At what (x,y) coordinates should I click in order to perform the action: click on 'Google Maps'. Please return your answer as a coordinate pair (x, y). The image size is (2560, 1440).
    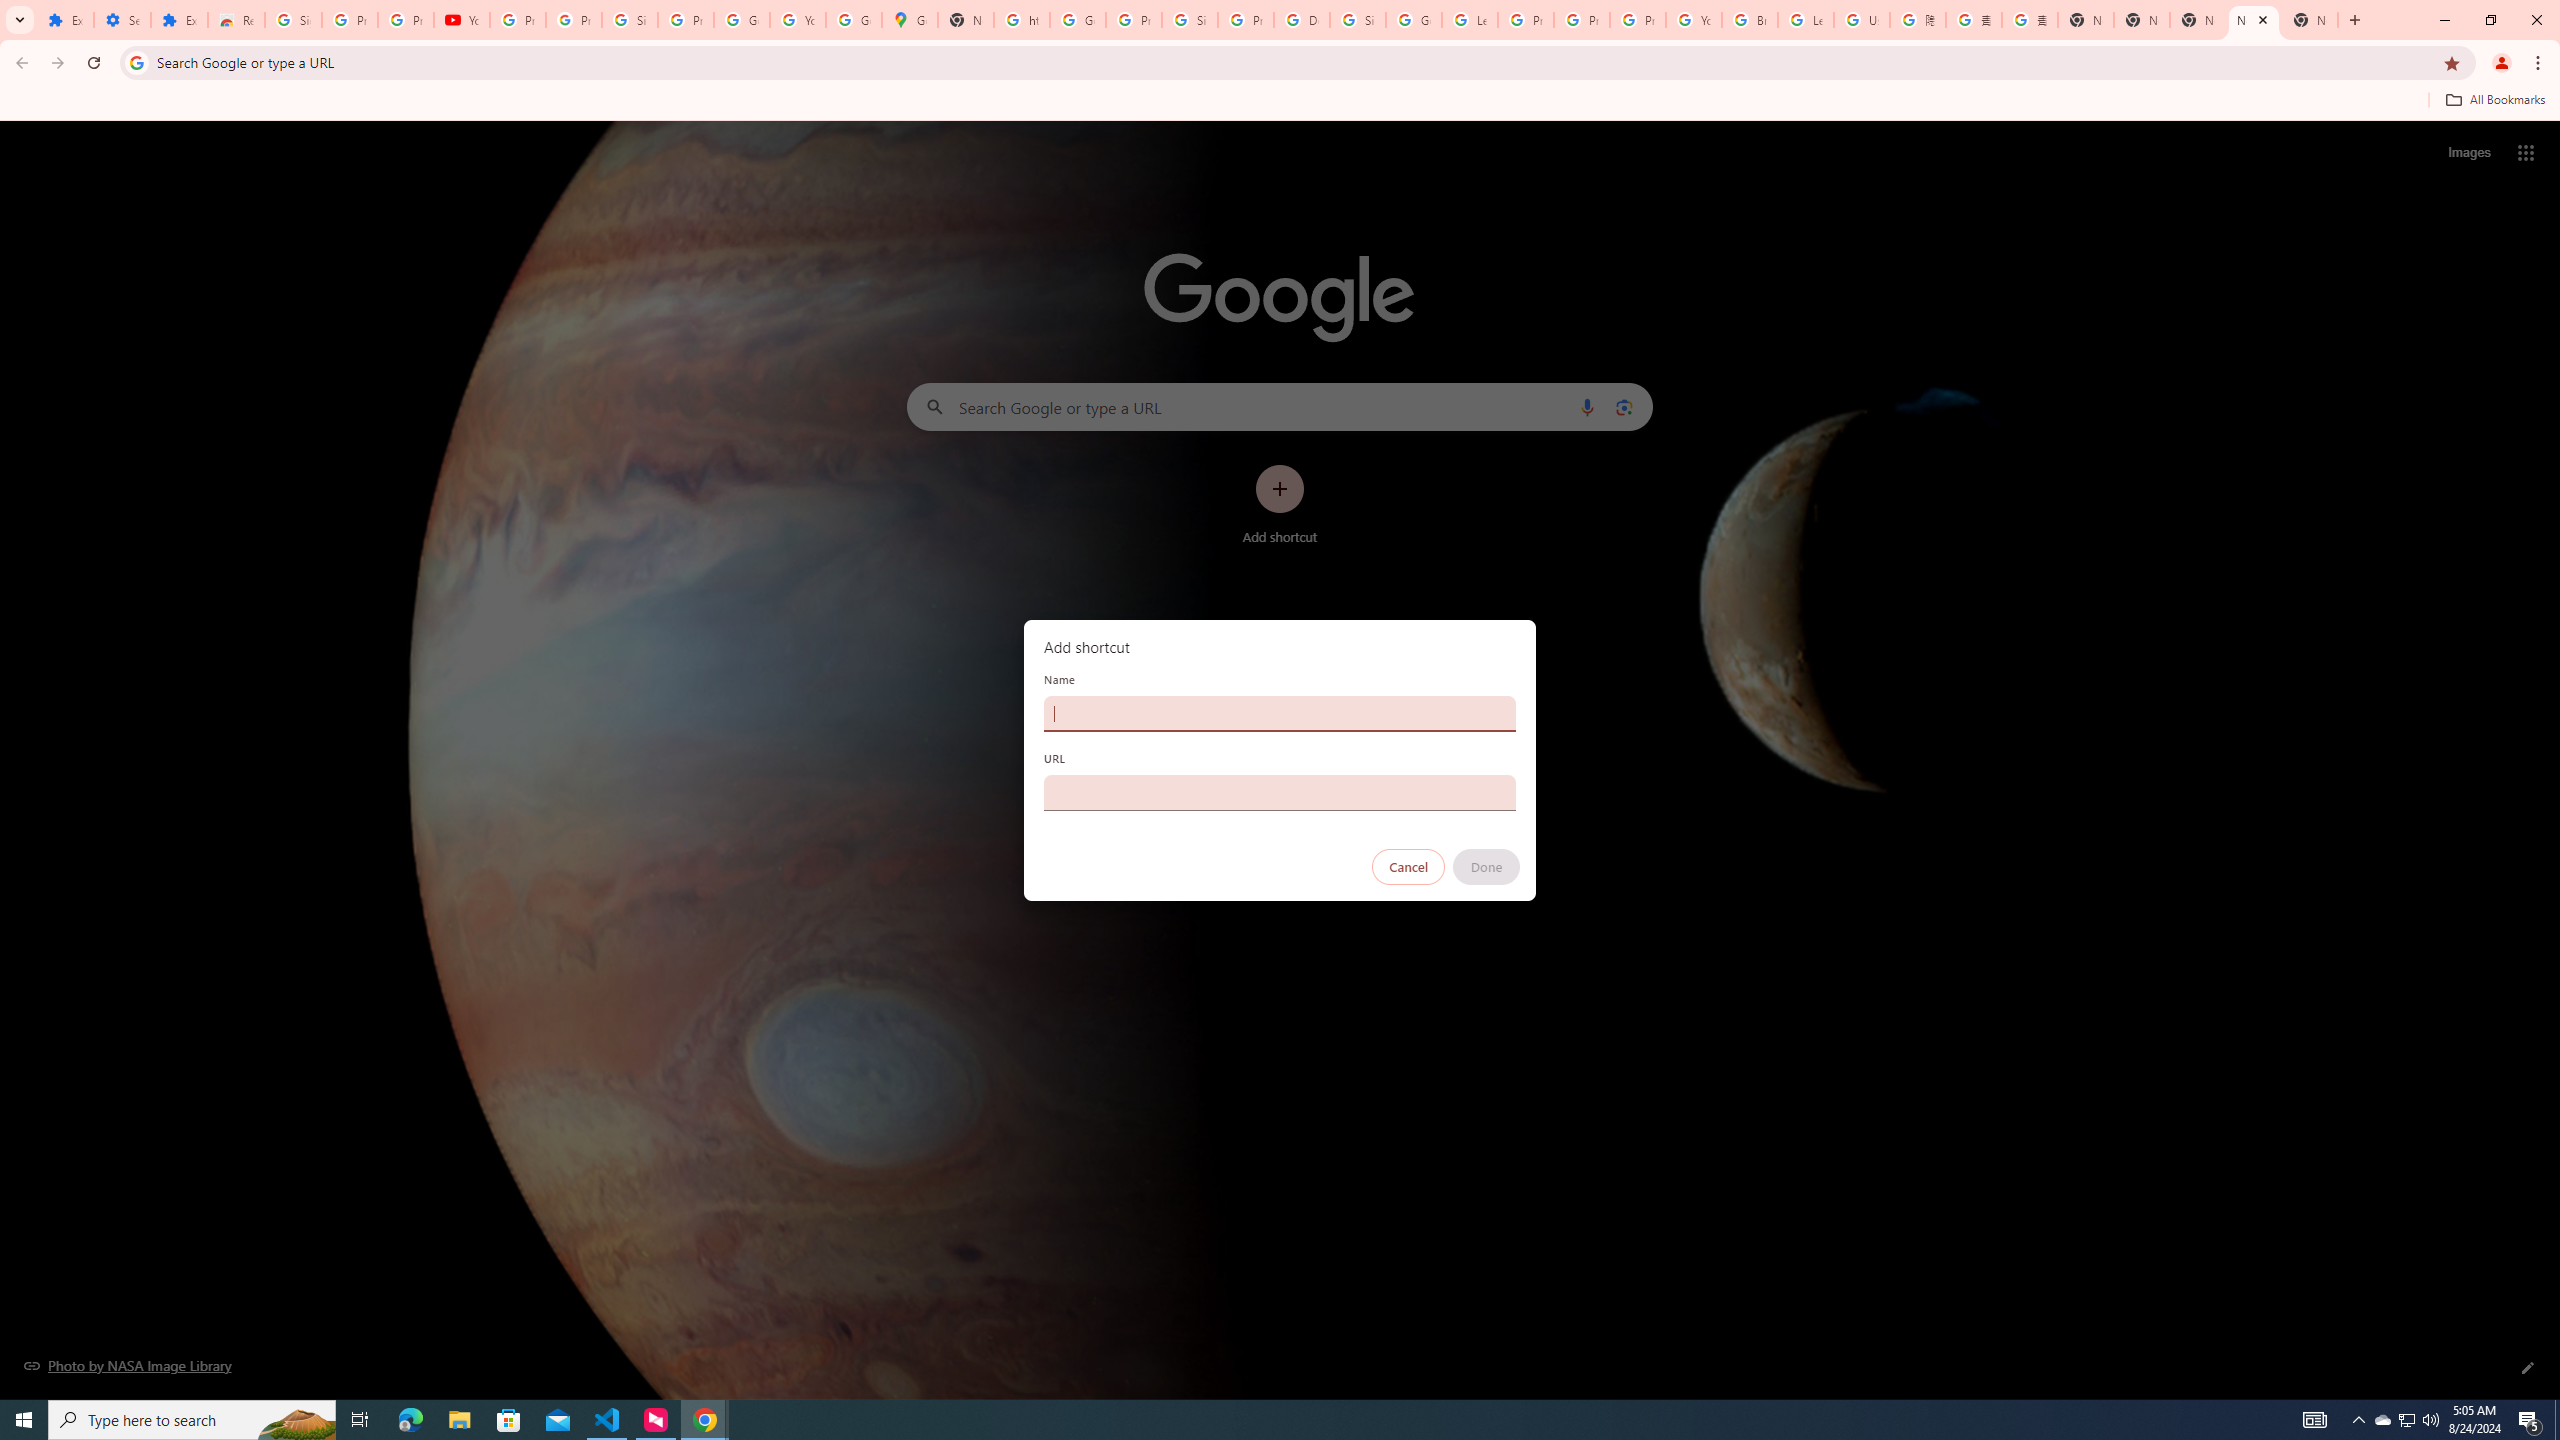
    Looking at the image, I should click on (909, 19).